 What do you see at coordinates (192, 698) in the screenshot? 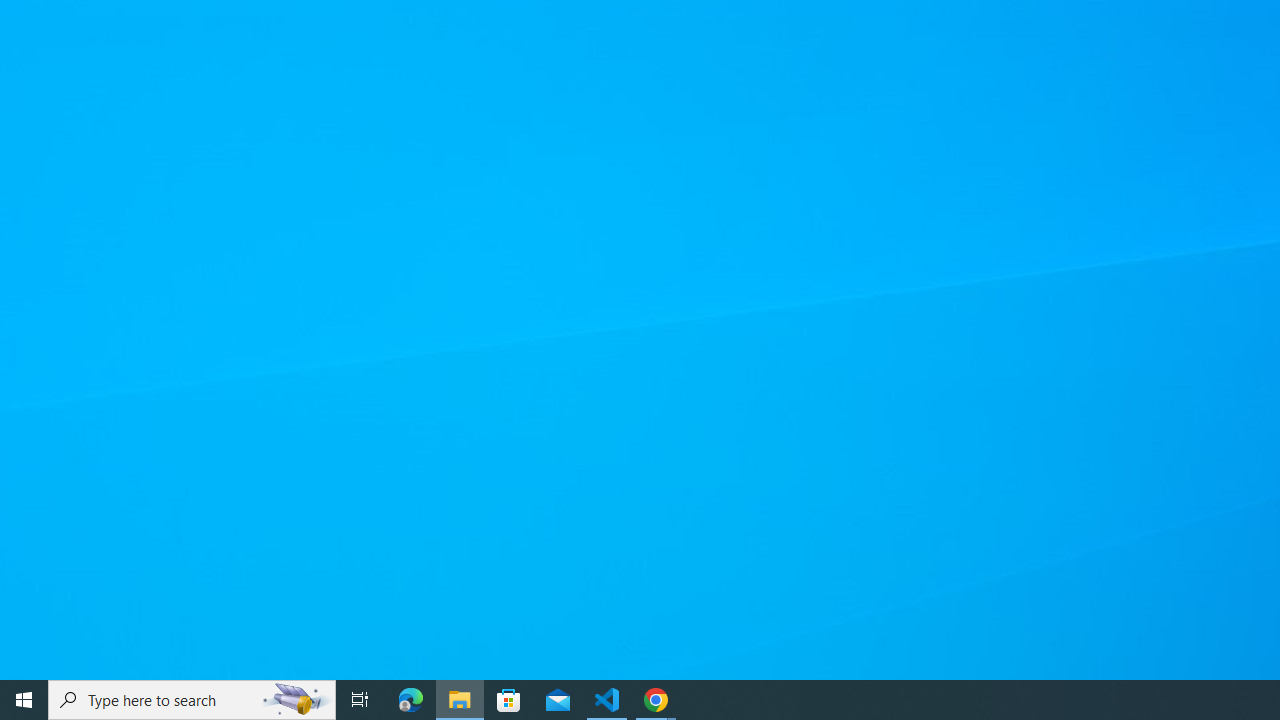
I see `'Type here to search'` at bounding box center [192, 698].